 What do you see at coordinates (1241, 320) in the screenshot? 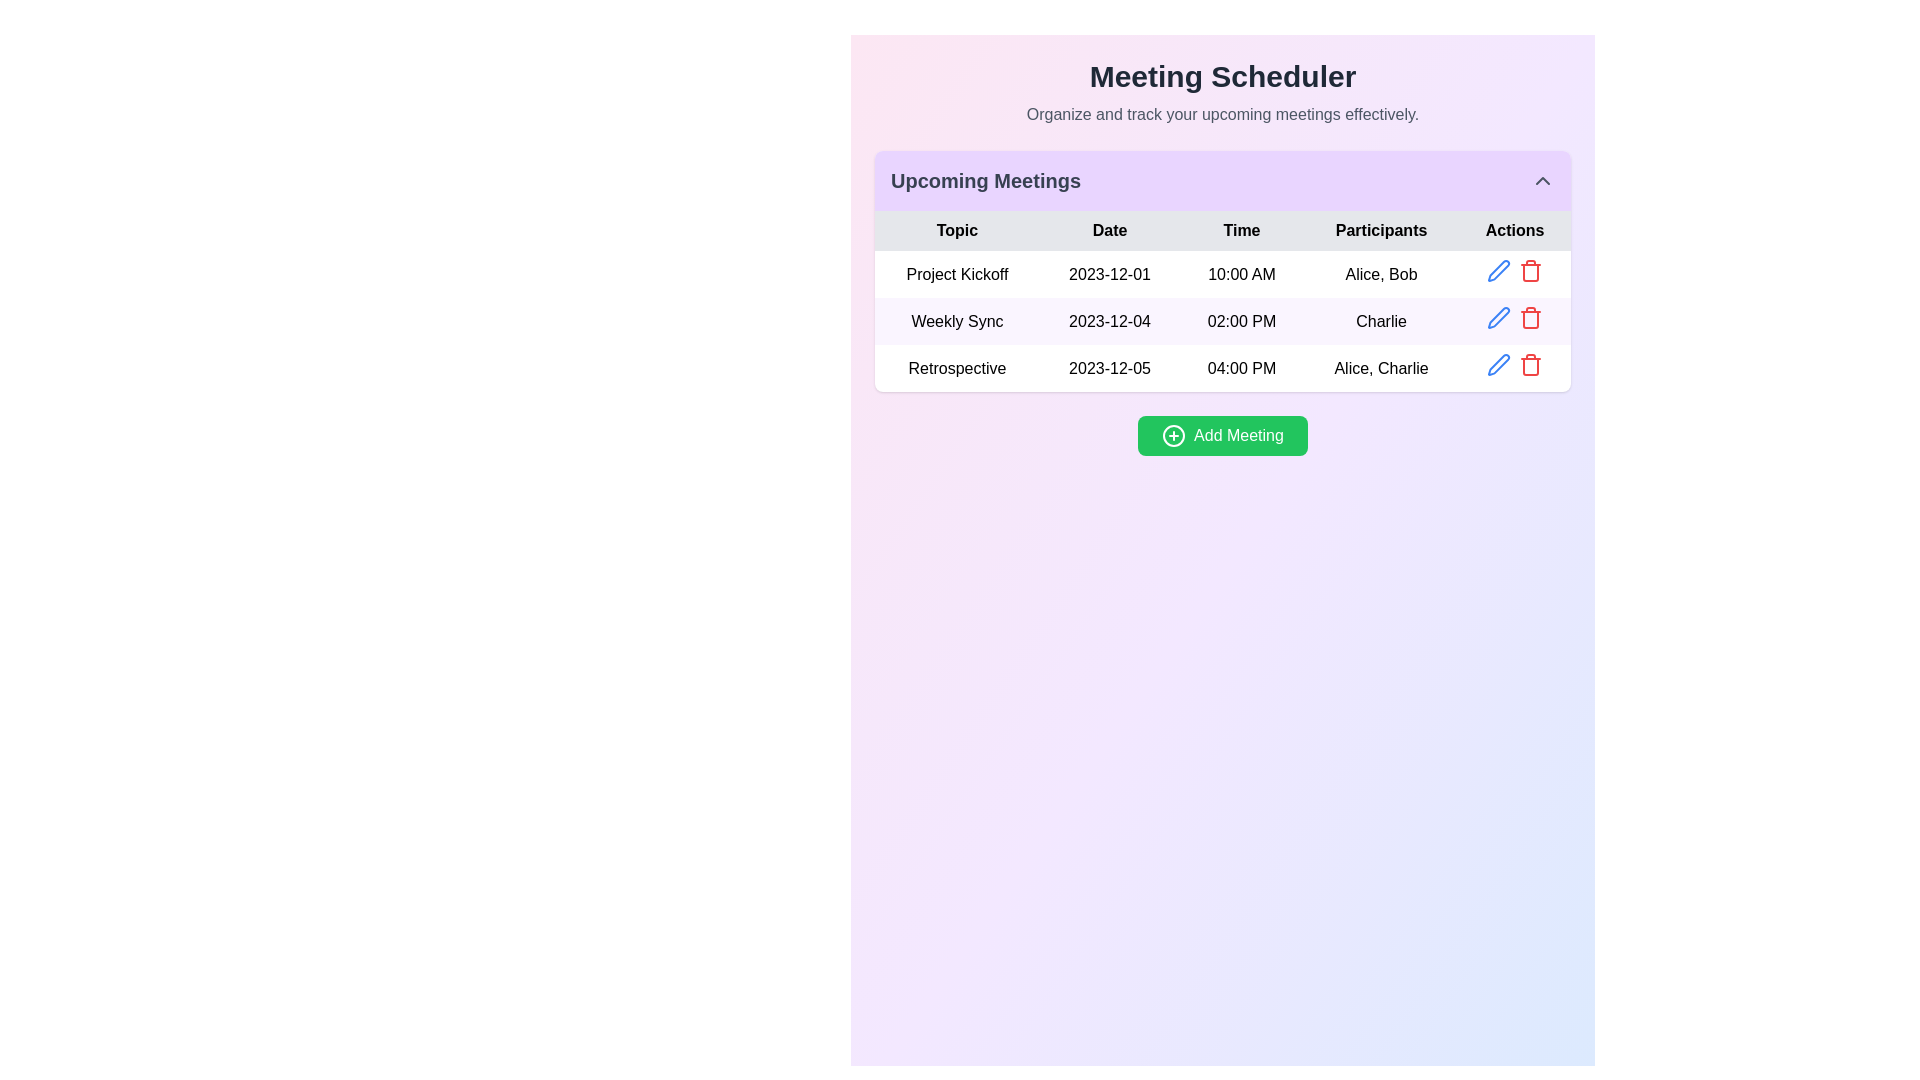
I see `the static text element displaying '02:00 PM' that indicates the time for the 'Weekly Sync' meeting on 2023-12-04` at bounding box center [1241, 320].